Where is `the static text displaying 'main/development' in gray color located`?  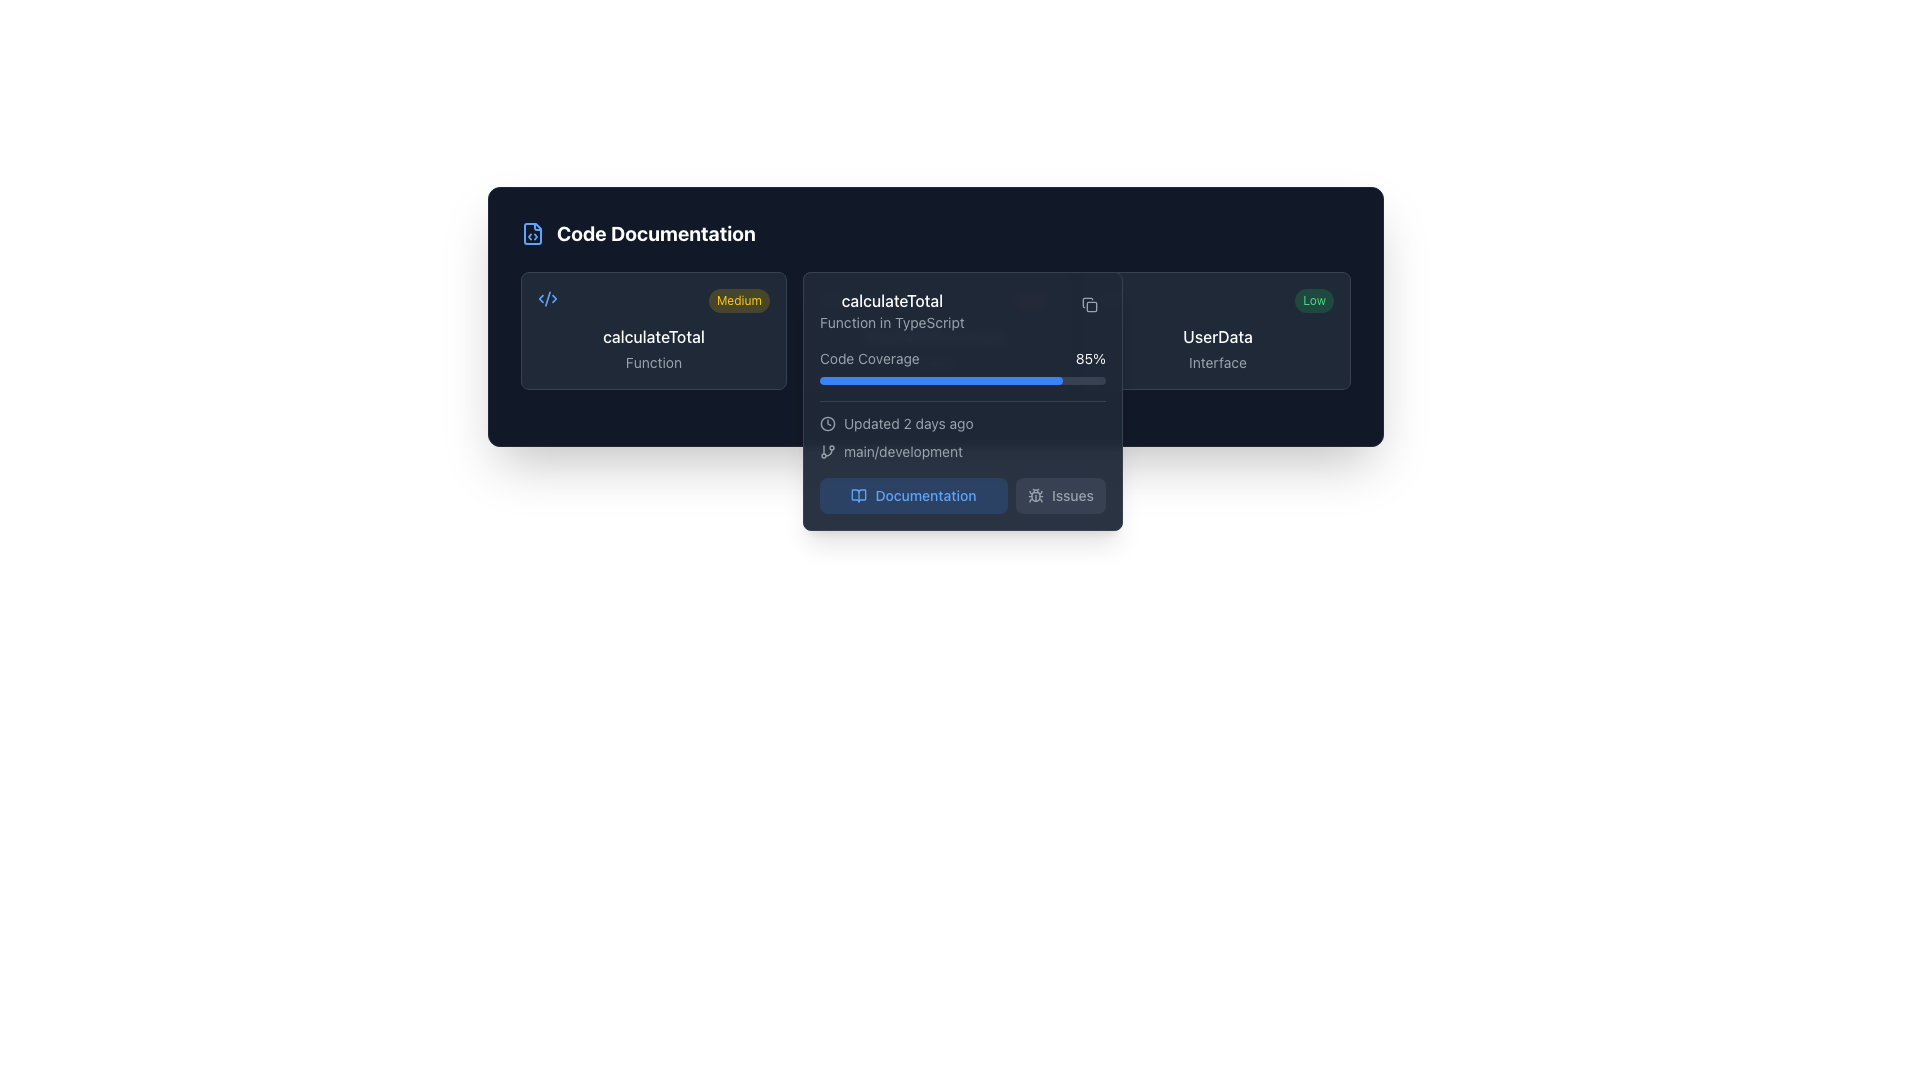 the static text displaying 'main/development' in gray color located is located at coordinates (902, 451).